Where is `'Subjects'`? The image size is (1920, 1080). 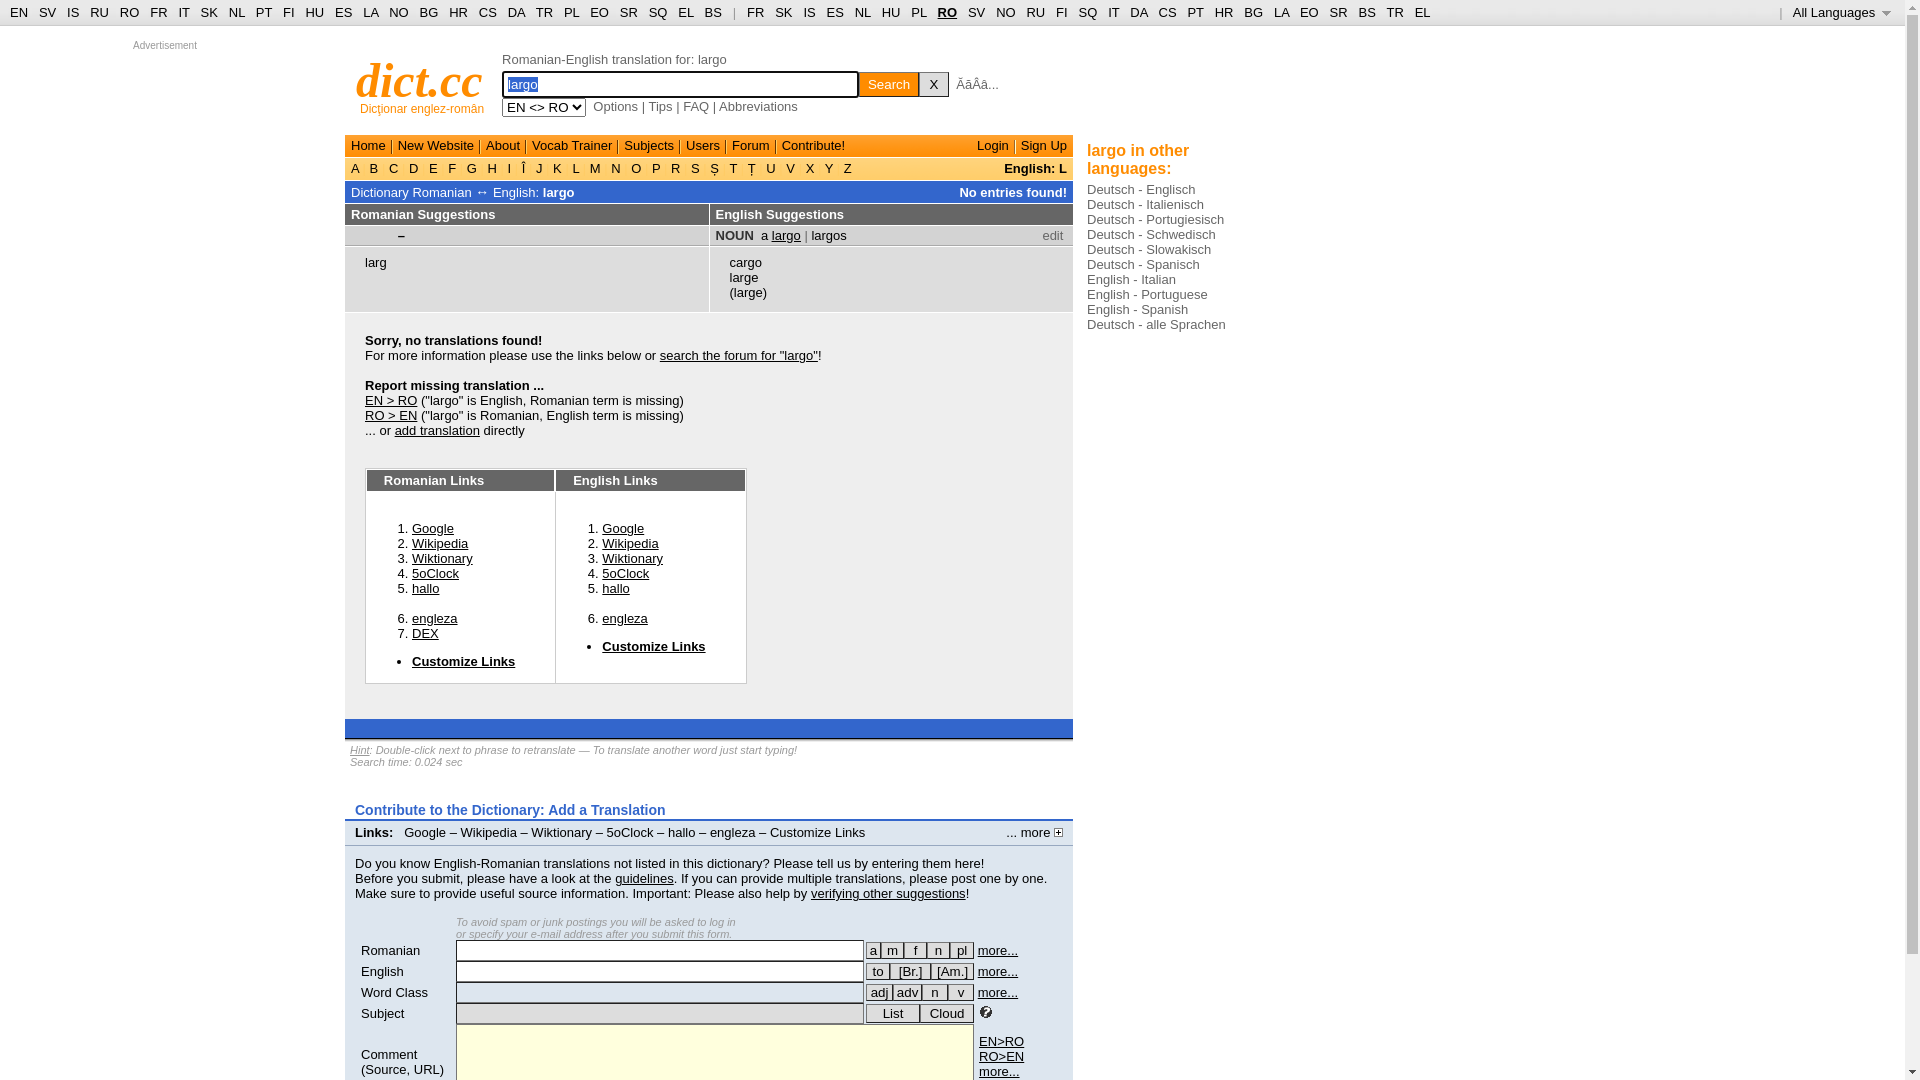
'Subjects' is located at coordinates (648, 144).